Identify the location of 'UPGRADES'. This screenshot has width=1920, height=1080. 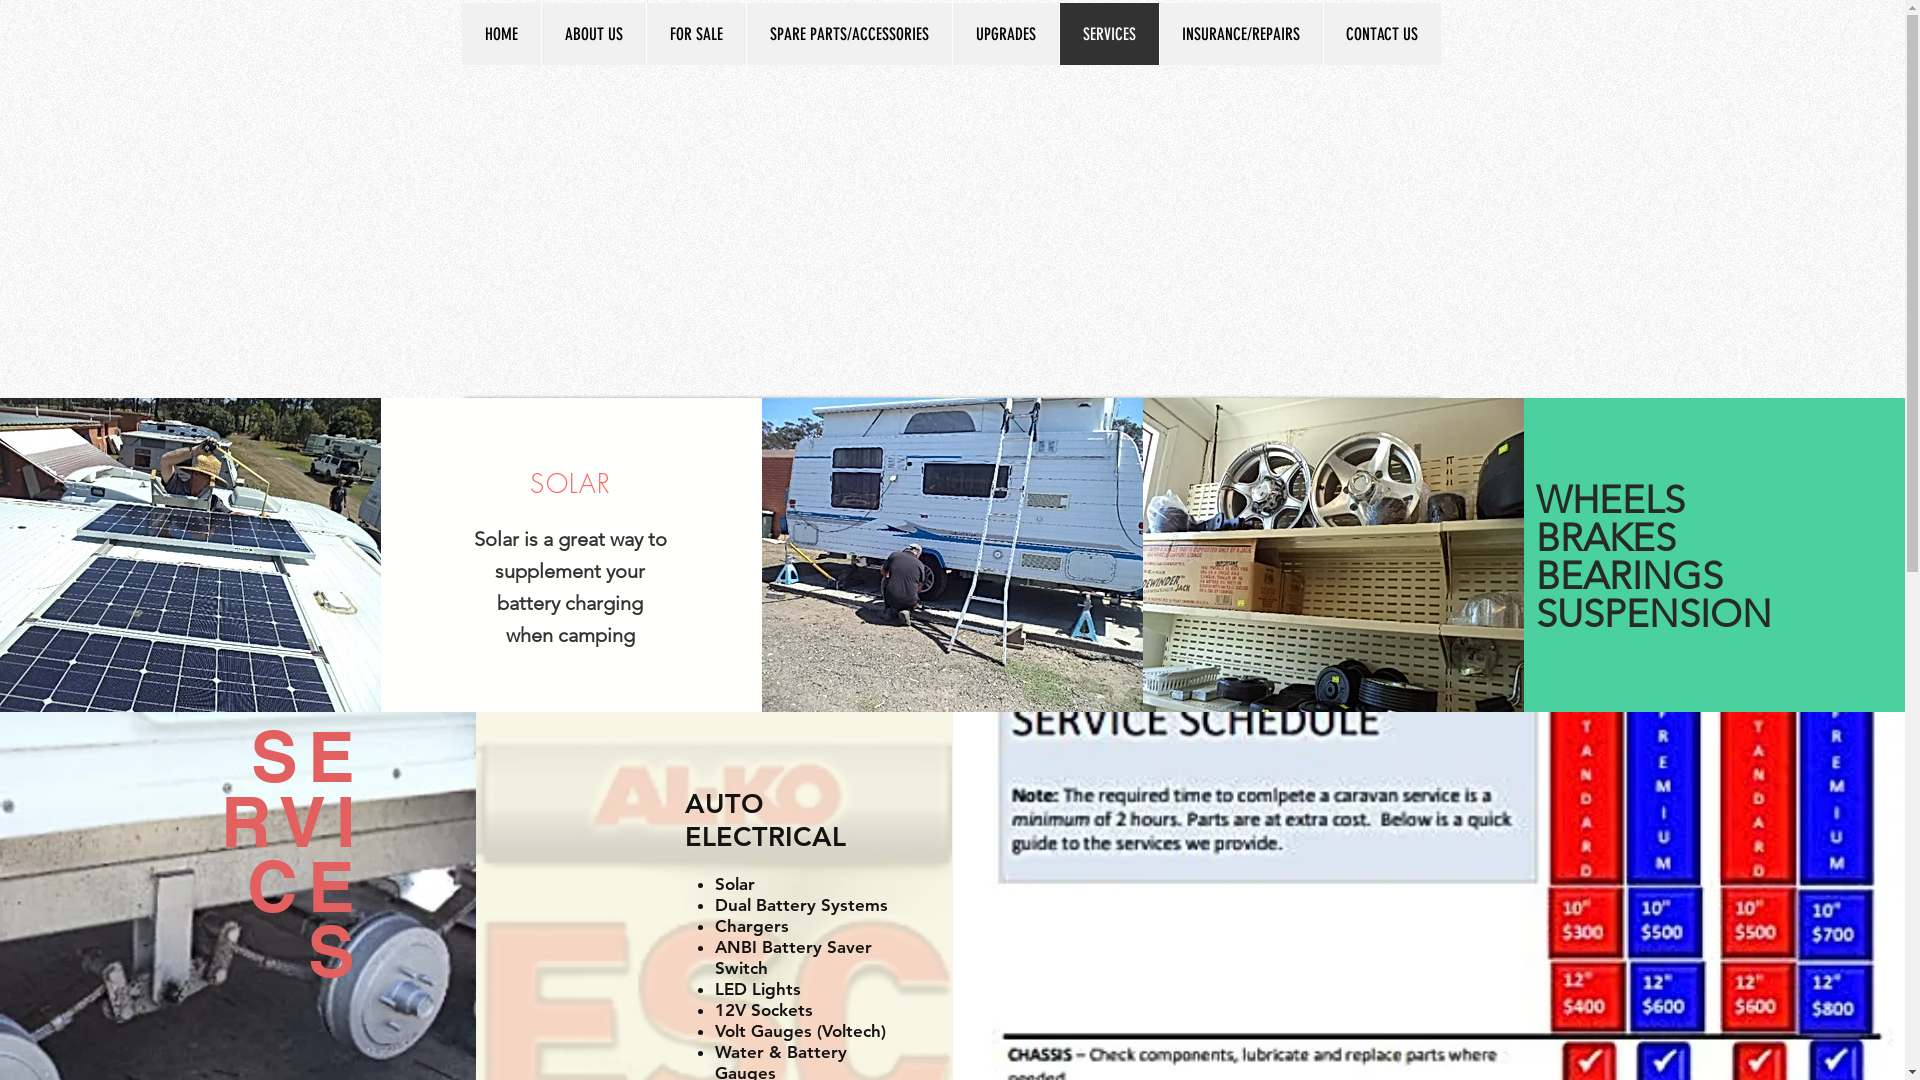
(1005, 34).